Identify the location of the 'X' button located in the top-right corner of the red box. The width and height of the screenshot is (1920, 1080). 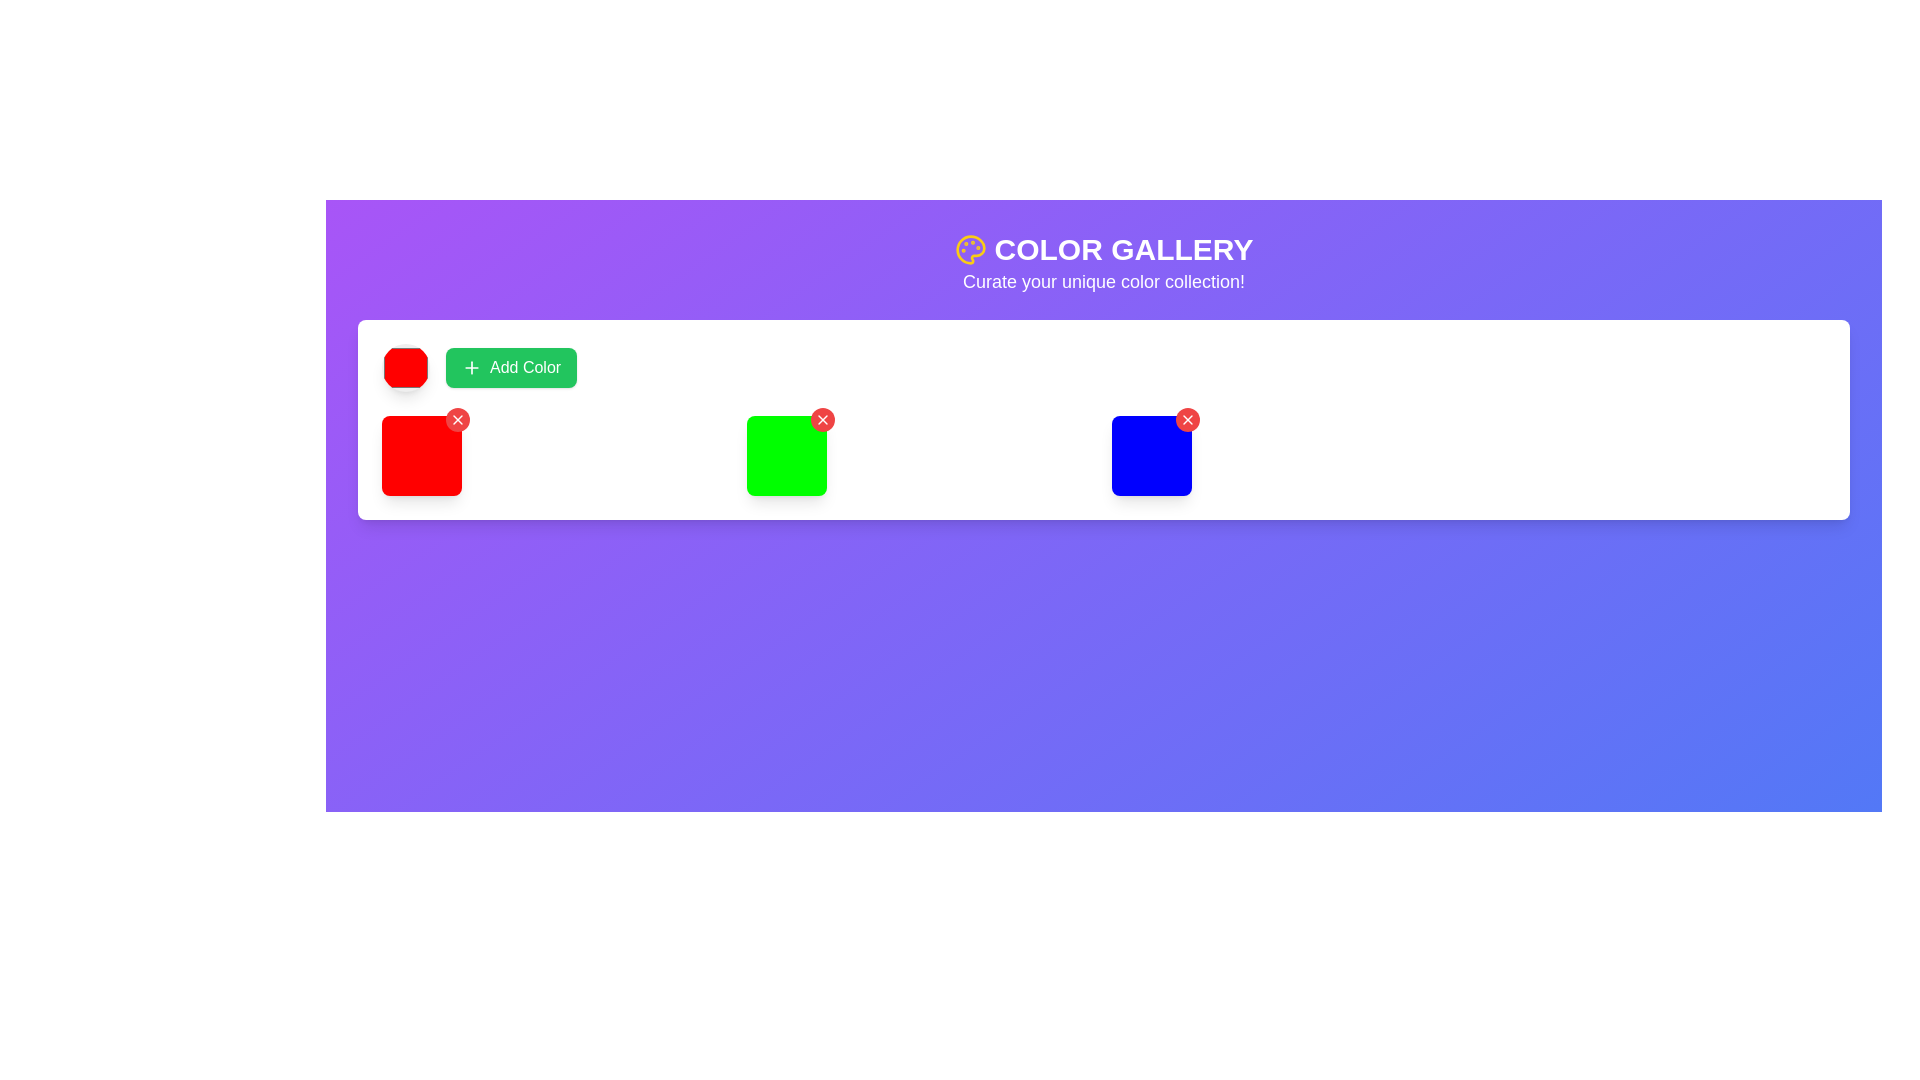
(456, 419).